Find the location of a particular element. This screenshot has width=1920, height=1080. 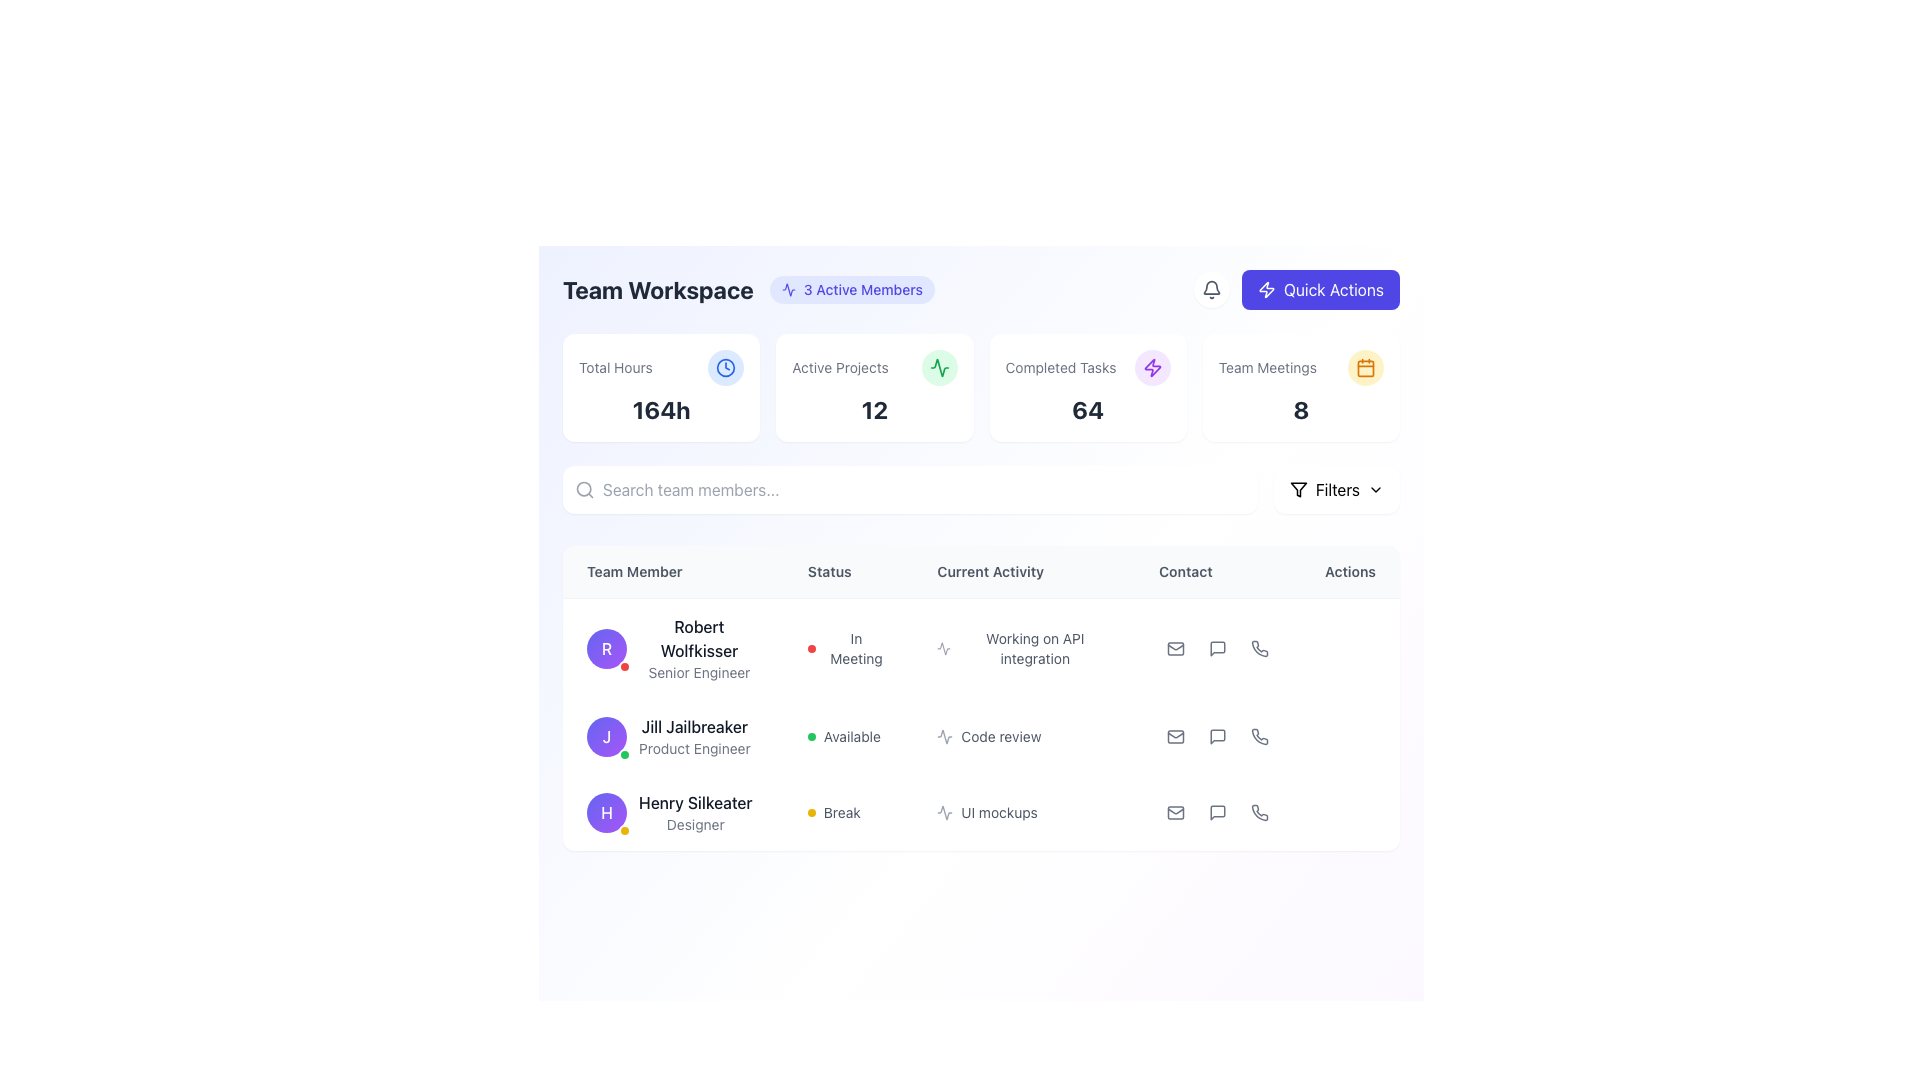

the Ellipsis Menu button in the Actions column for the team member Jill Jailbreaker is located at coordinates (1350, 736).